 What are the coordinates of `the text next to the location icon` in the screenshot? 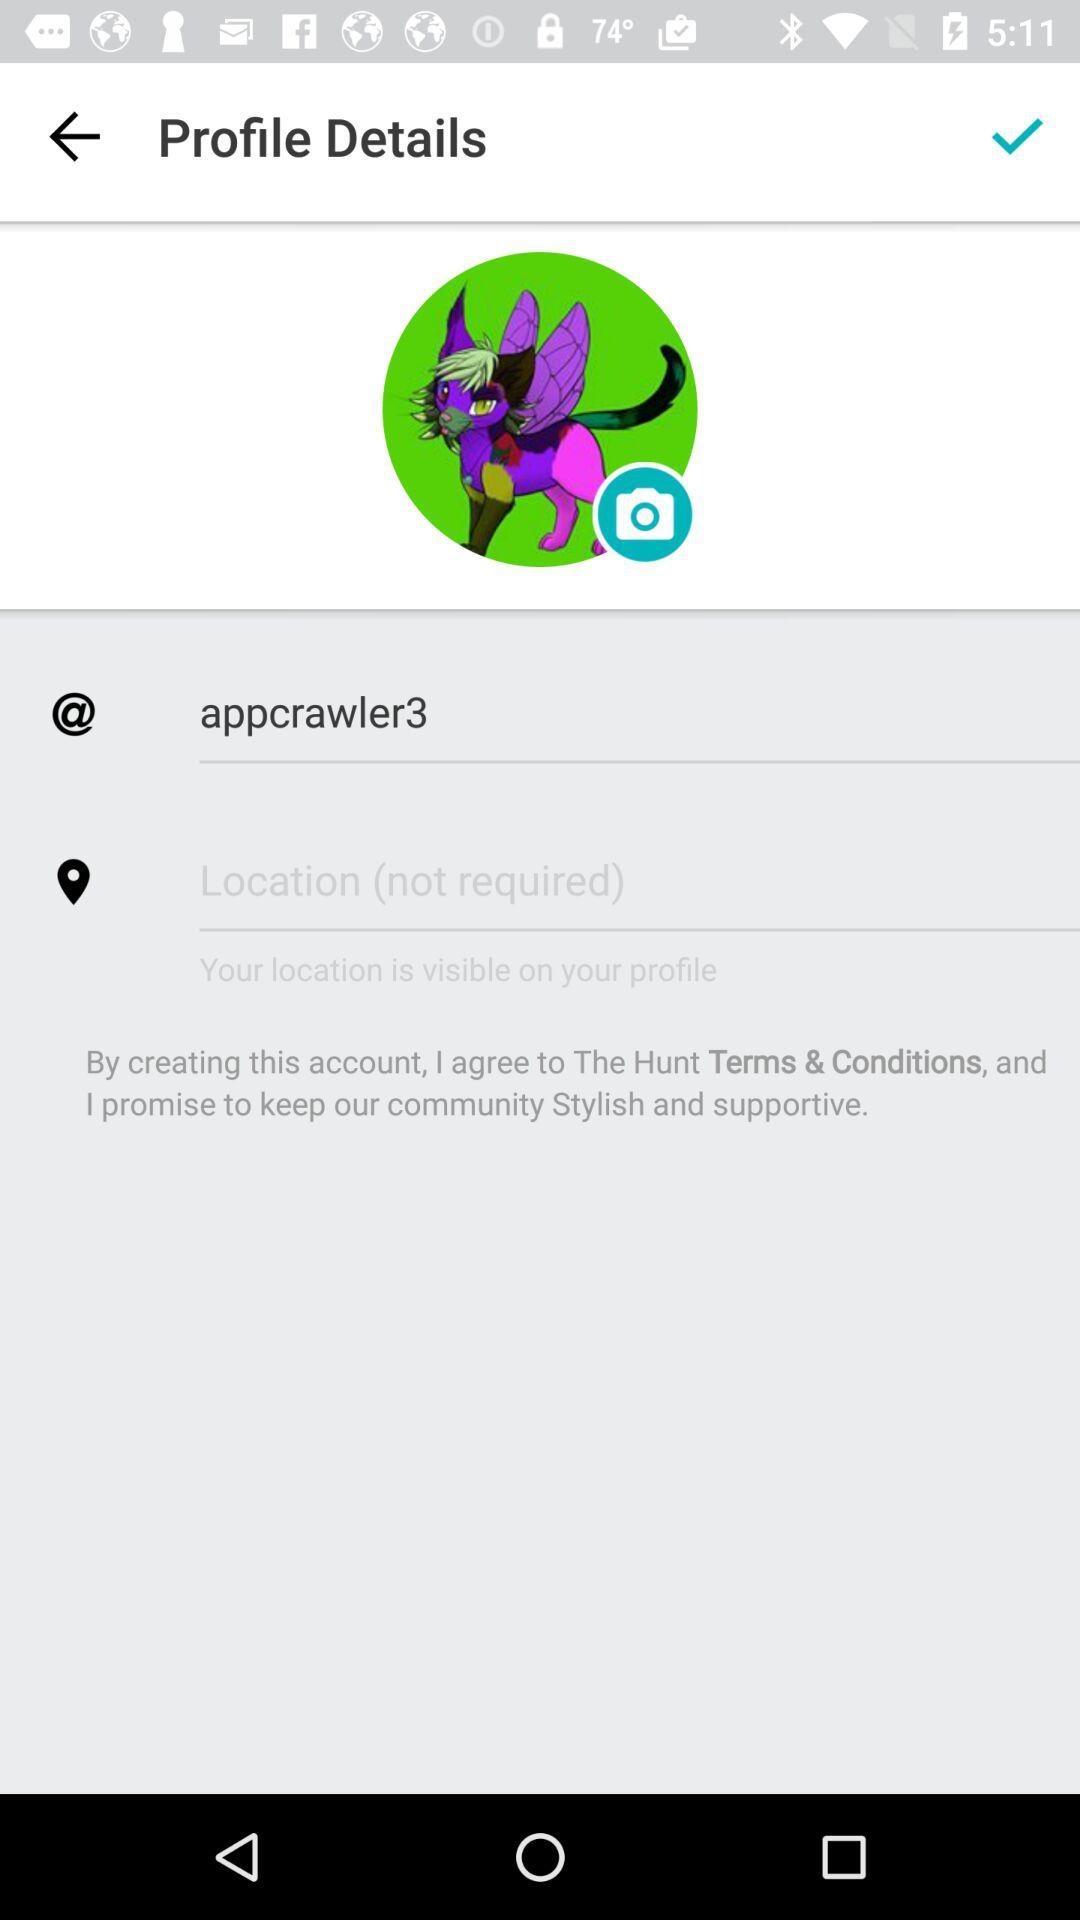 It's located at (640, 879).